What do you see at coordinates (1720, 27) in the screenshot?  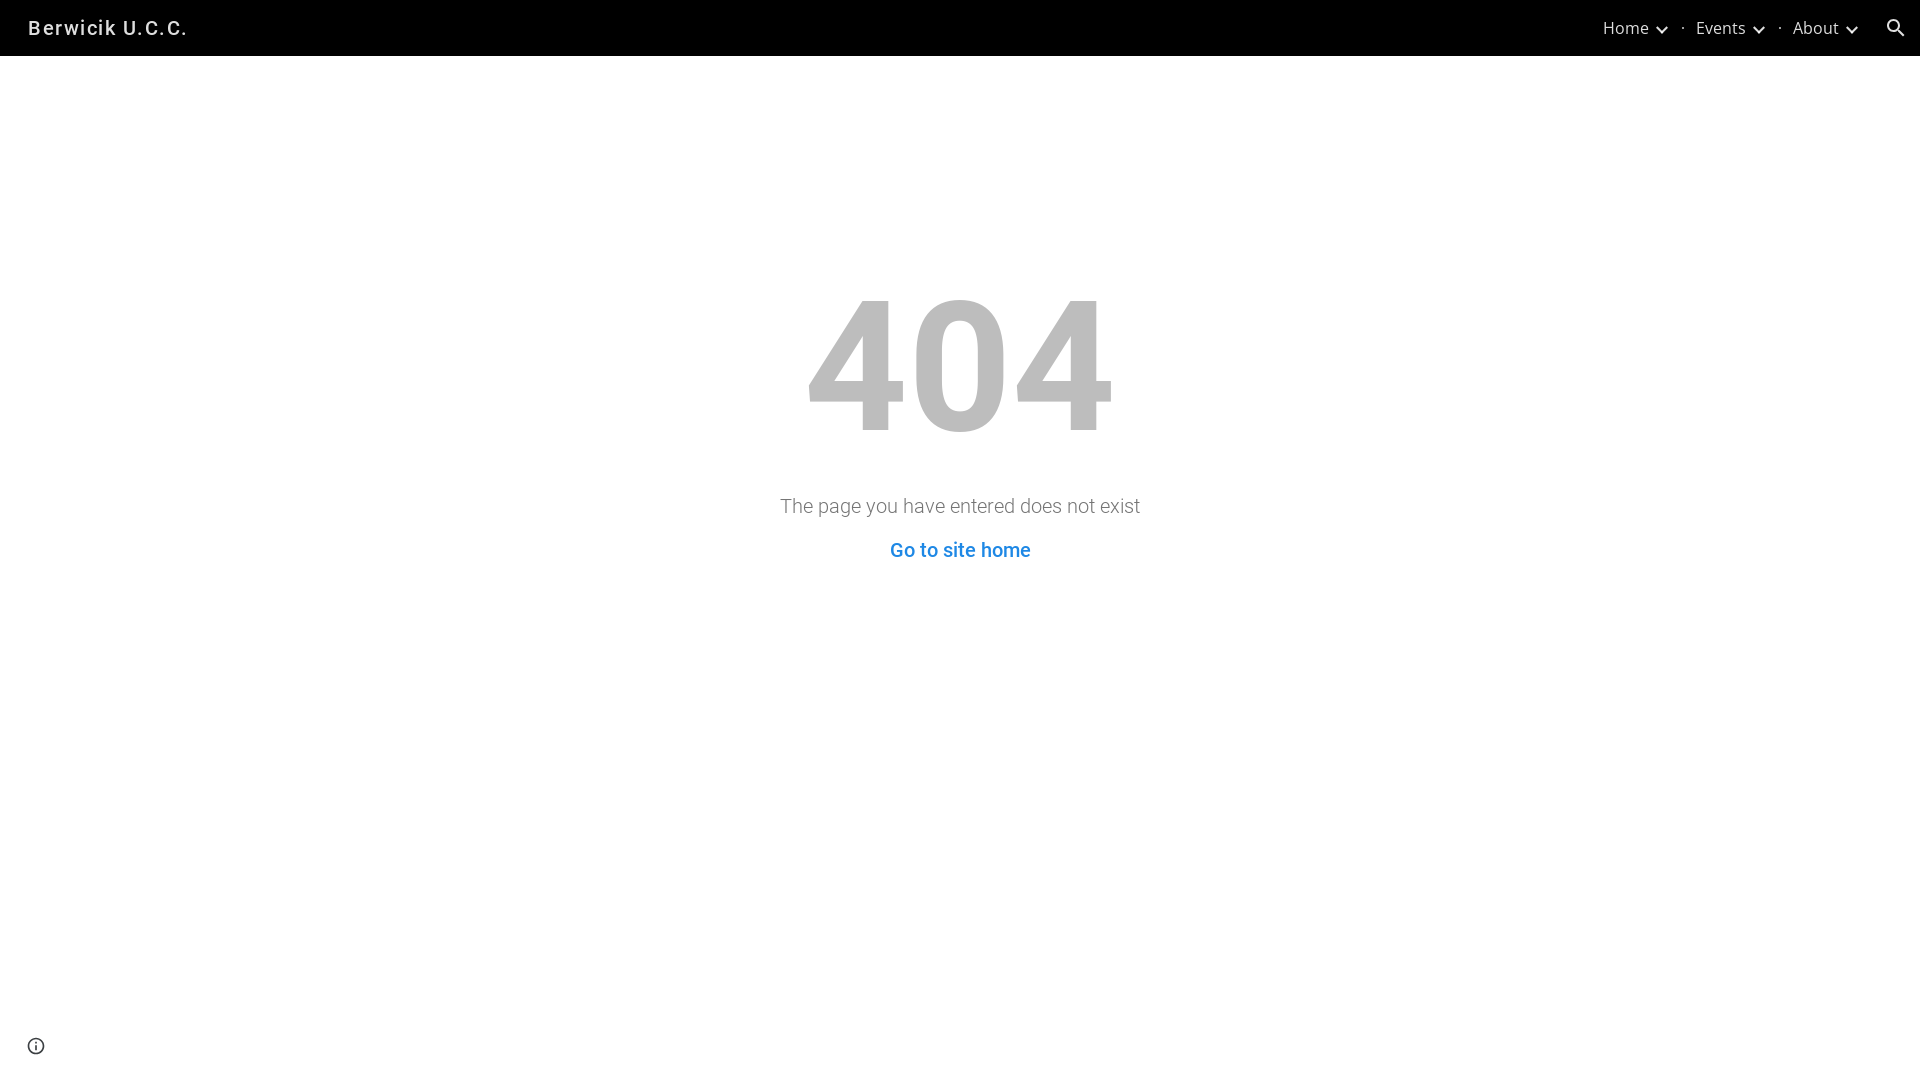 I see `'Events'` at bounding box center [1720, 27].